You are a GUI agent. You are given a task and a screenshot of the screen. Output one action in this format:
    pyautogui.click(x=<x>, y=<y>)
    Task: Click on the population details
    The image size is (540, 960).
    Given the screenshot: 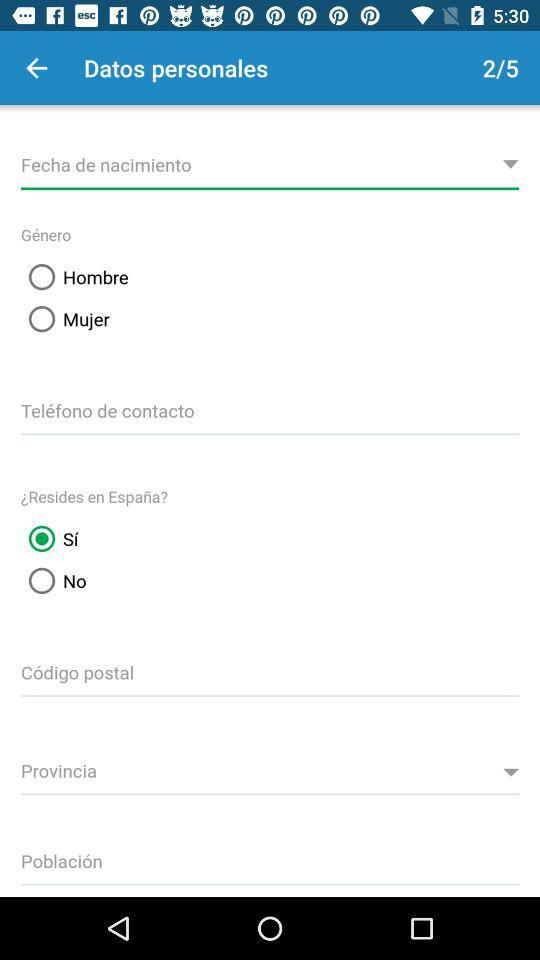 What is the action you would take?
    pyautogui.click(x=270, y=857)
    